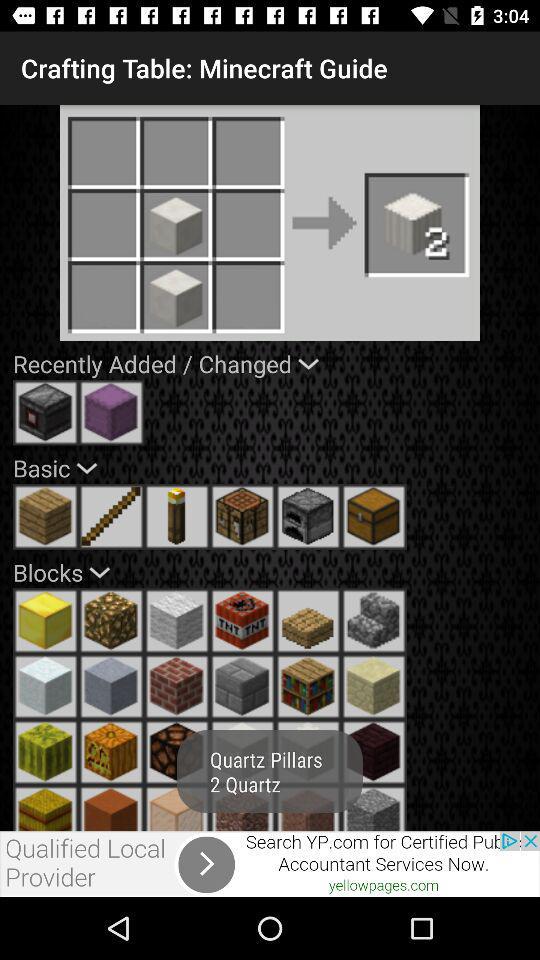  Describe the element at coordinates (374, 686) in the screenshot. I see `element` at that location.